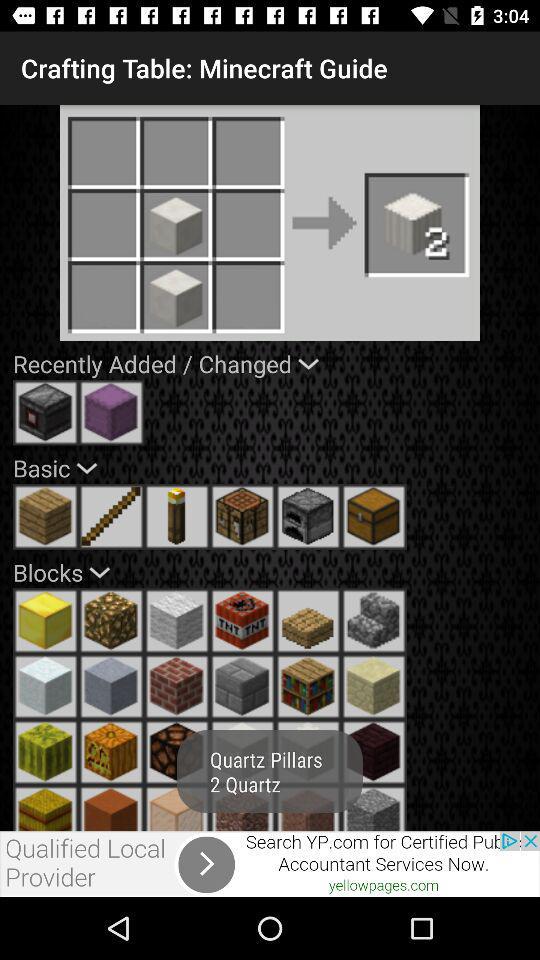  Describe the element at coordinates (374, 686) in the screenshot. I see `element` at that location.